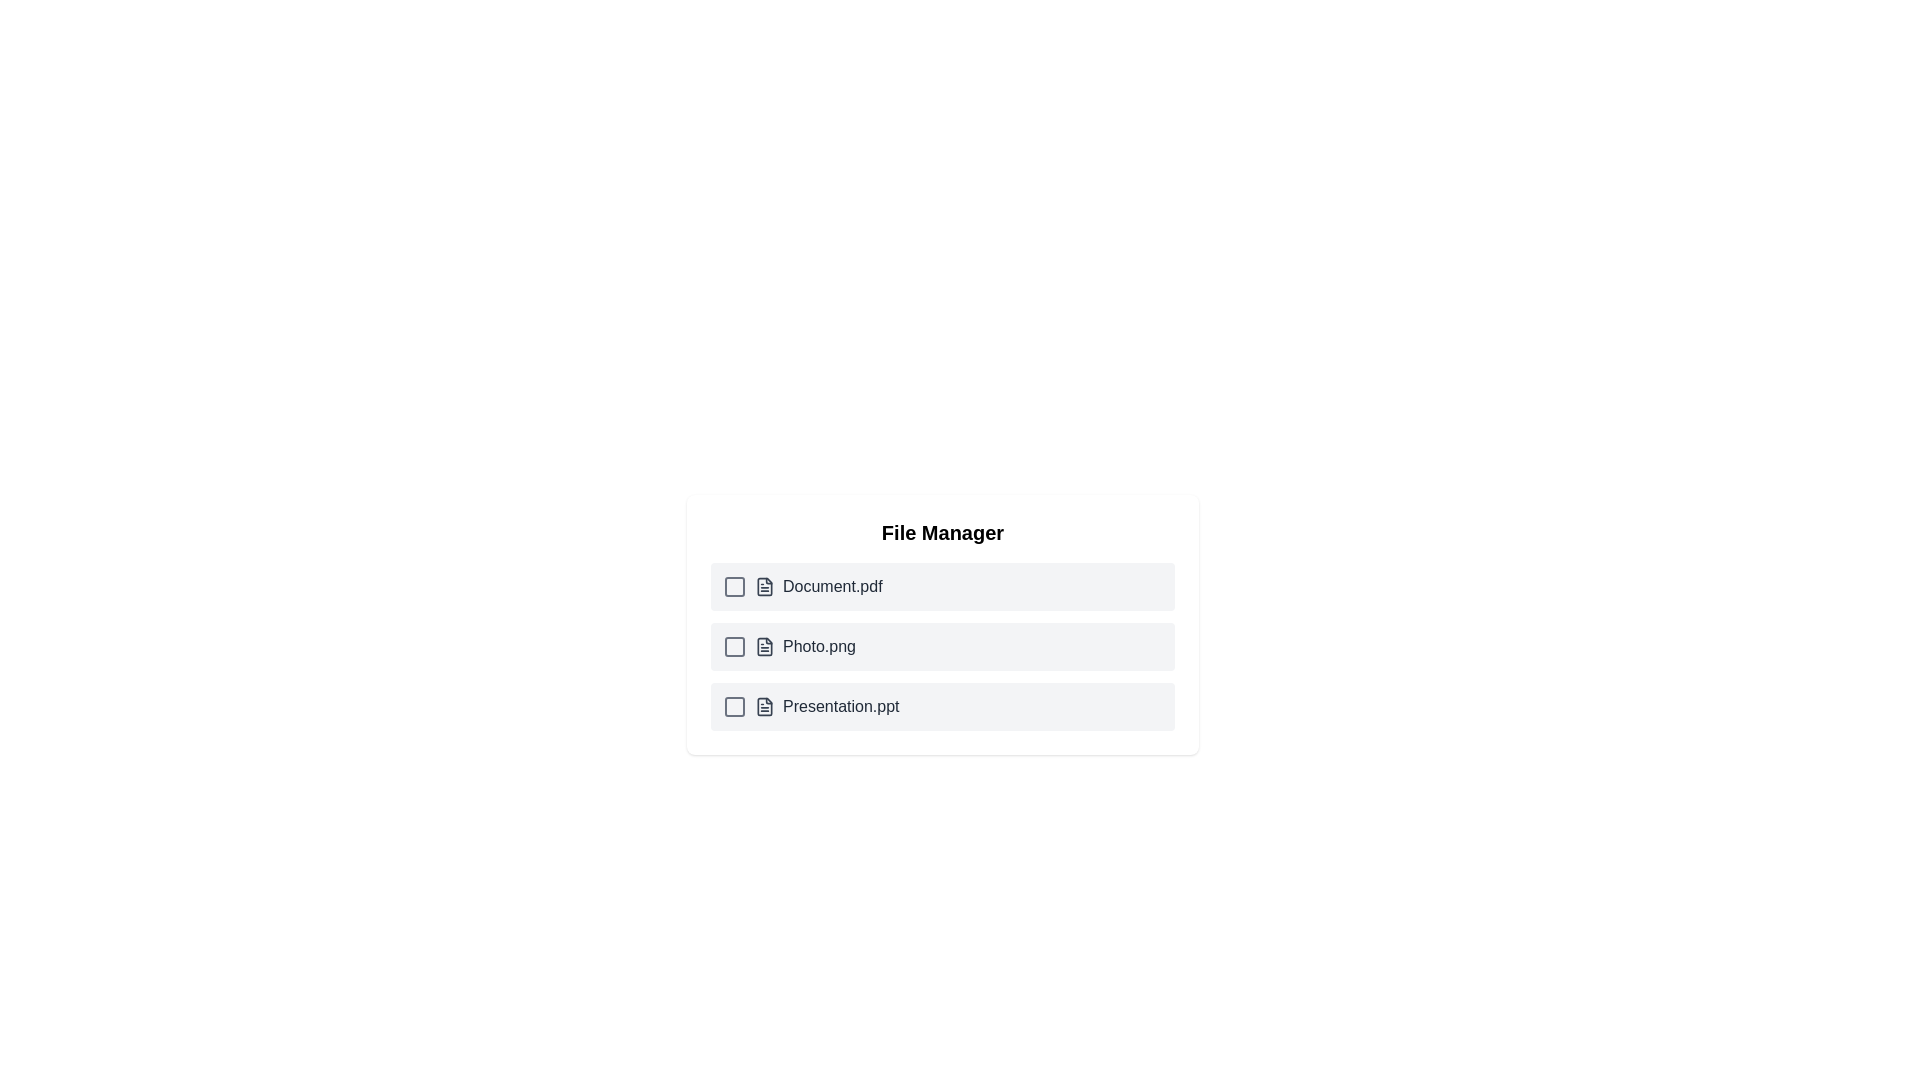 The width and height of the screenshot is (1920, 1080). What do you see at coordinates (733, 647) in the screenshot?
I see `the small, gray, rounded square icon located to the left of the label 'Photo.png' in the second item of the list in the file manager interface` at bounding box center [733, 647].